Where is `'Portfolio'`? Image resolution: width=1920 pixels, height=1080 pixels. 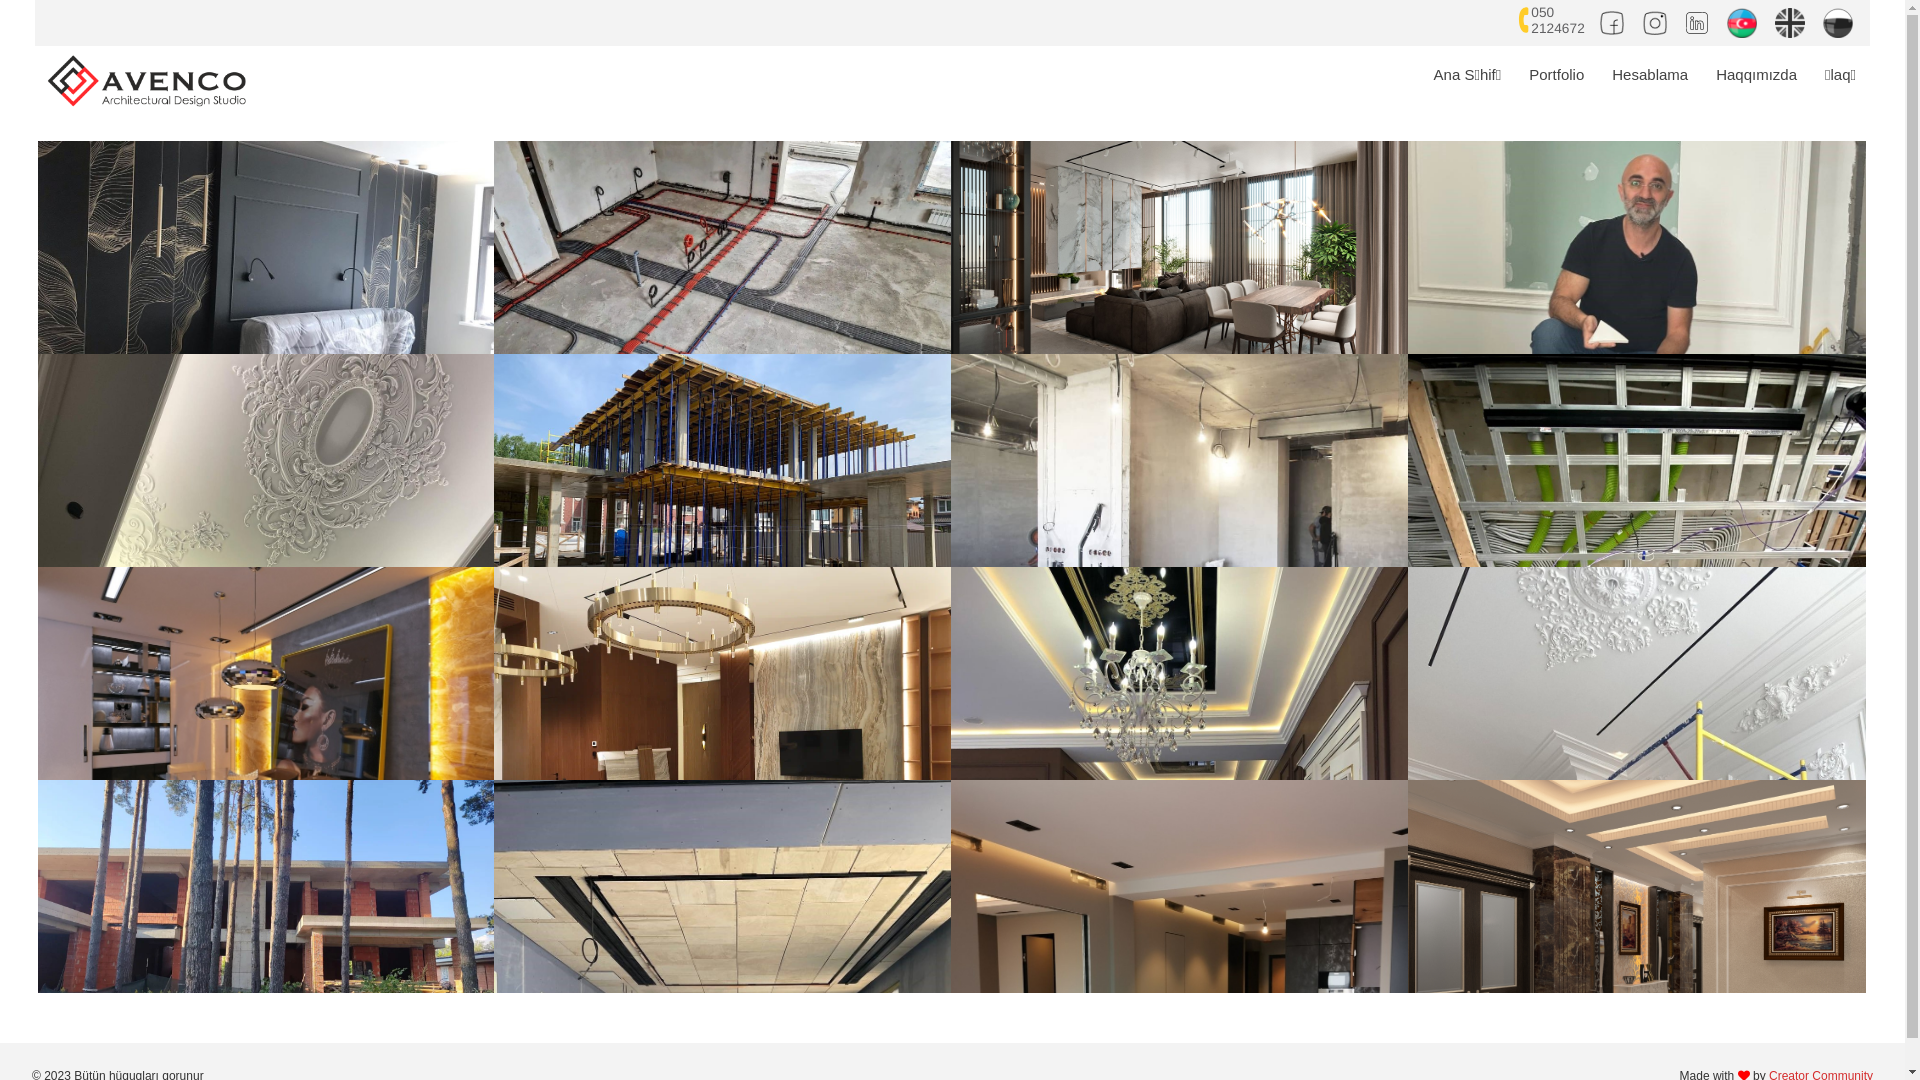 'Portfolio' is located at coordinates (1555, 73).